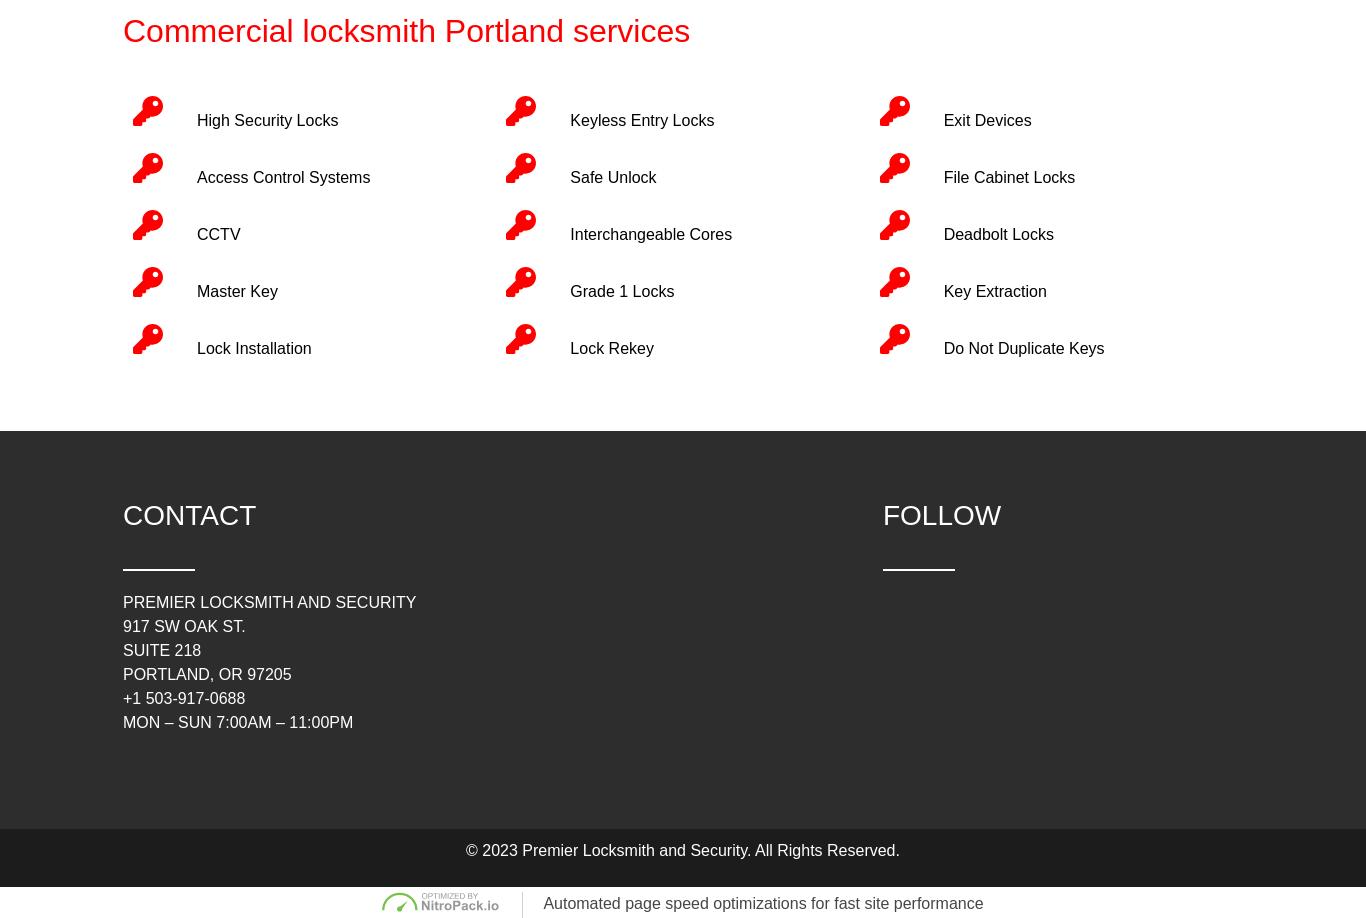 This screenshot has height=918, width=1366. What do you see at coordinates (942, 232) in the screenshot?
I see `'Deadbolt Locks'` at bounding box center [942, 232].